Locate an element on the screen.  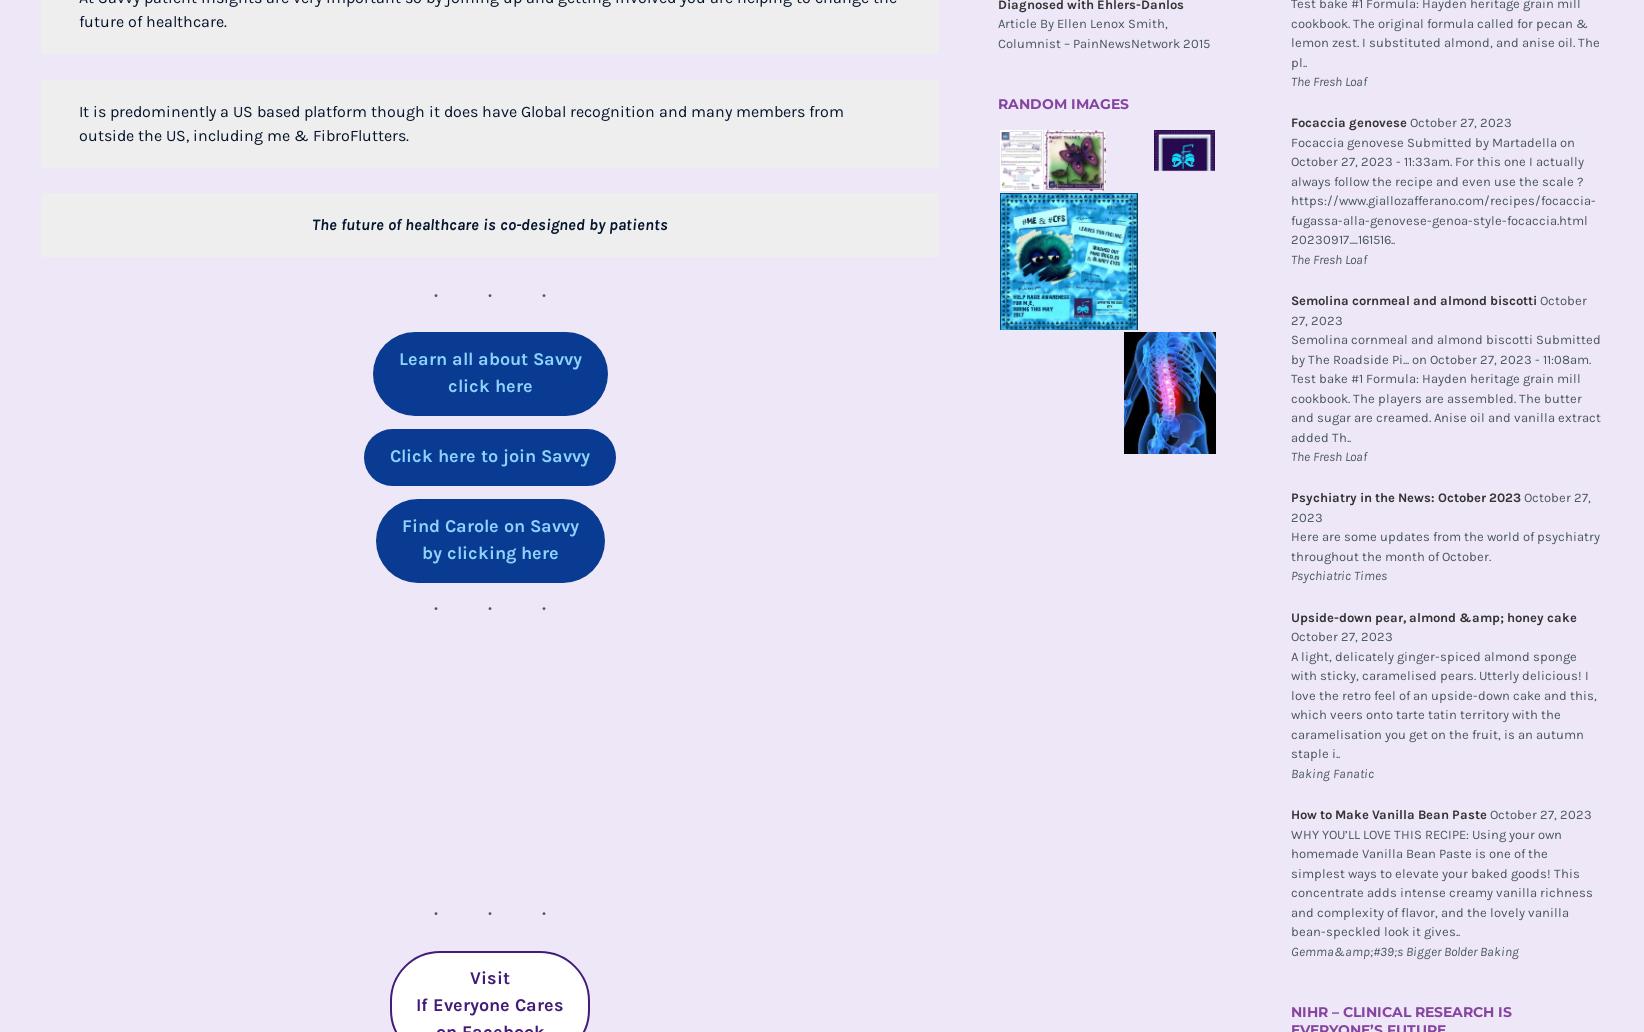
'Upside-down pear, almond &amp; honey cake' is located at coordinates (1432, 616).